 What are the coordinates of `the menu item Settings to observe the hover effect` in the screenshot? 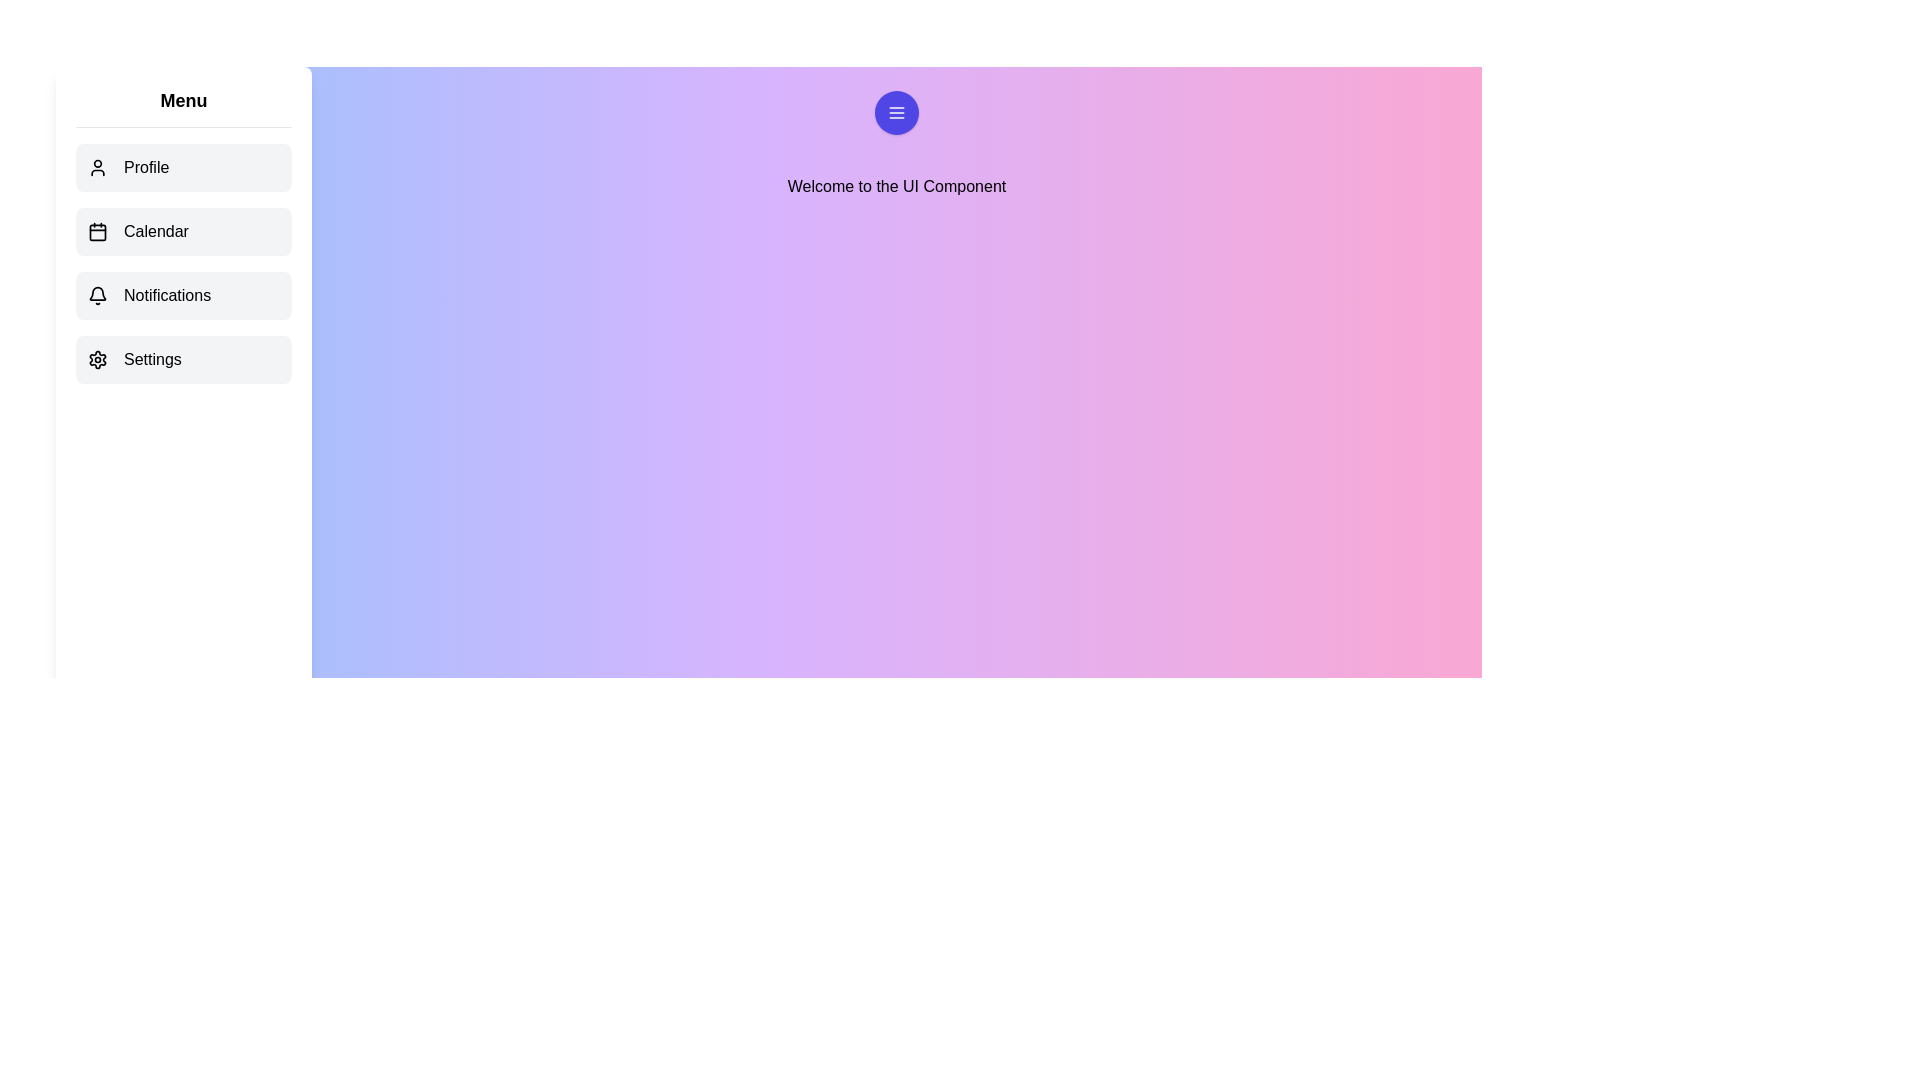 It's located at (183, 358).